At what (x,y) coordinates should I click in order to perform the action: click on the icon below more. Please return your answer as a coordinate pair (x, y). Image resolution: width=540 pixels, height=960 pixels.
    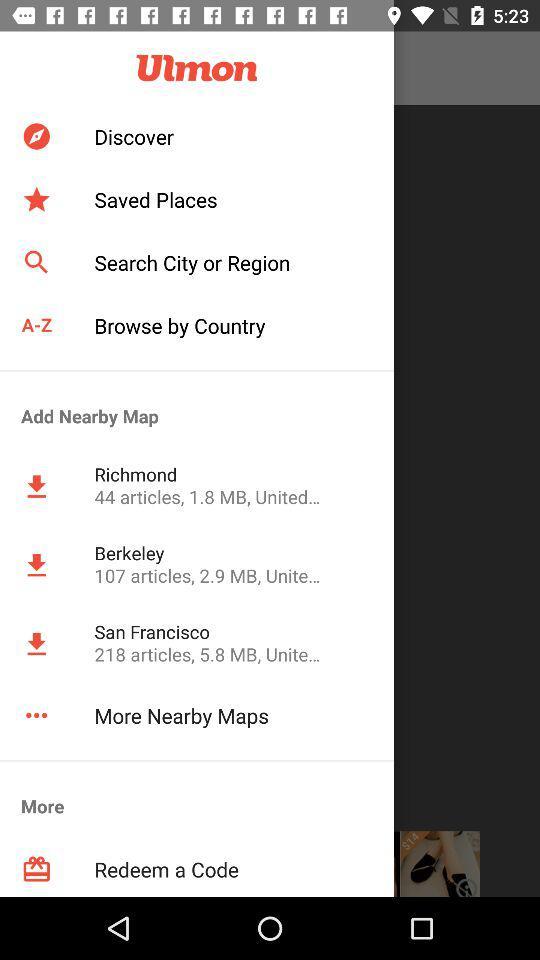
    Looking at the image, I should click on (36, 868).